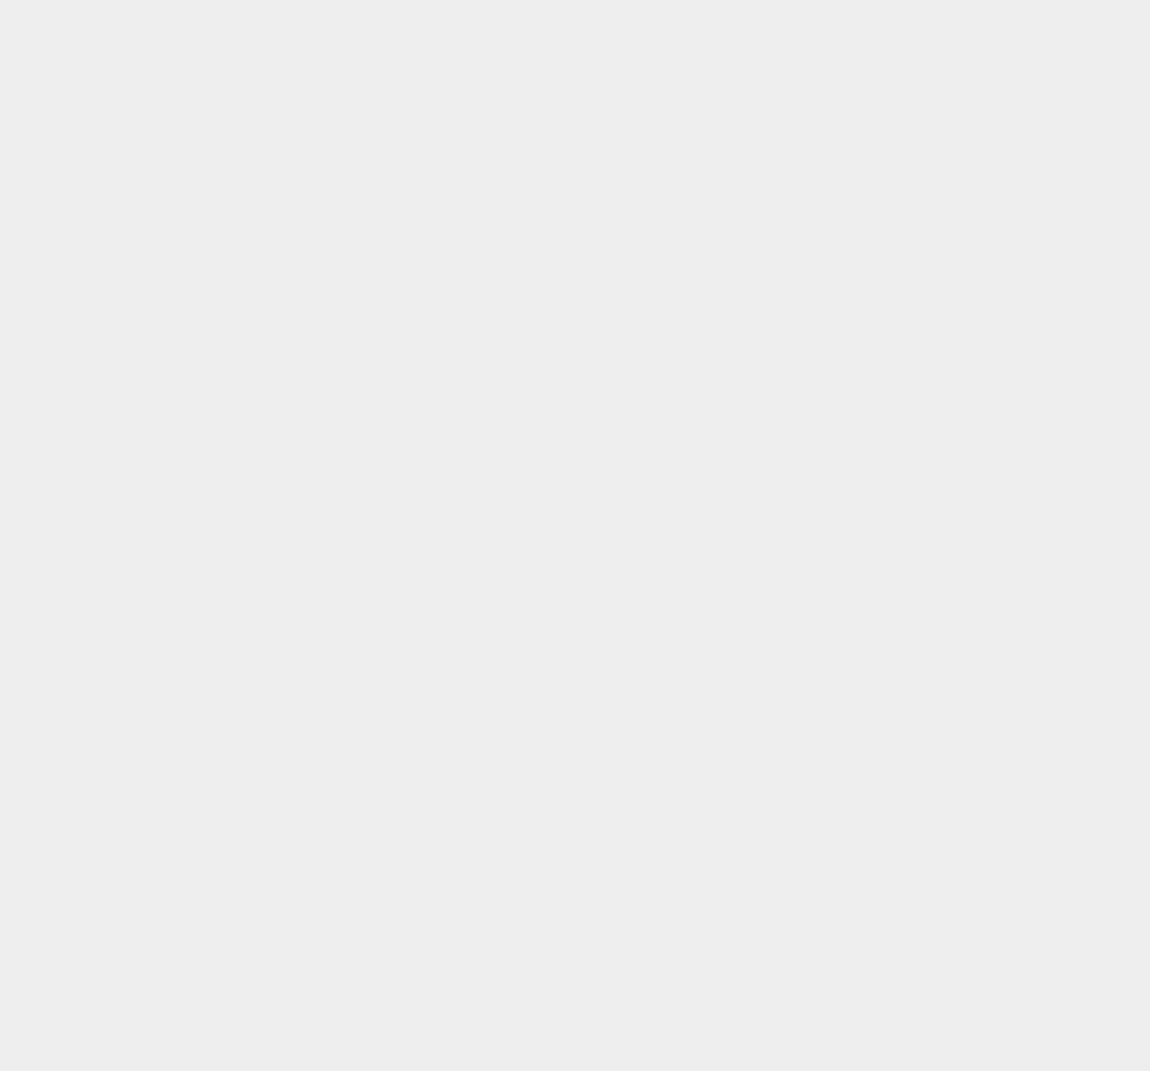 This screenshot has width=1150, height=1071. Describe the element at coordinates (828, 388) in the screenshot. I see `'Swift'` at that location.